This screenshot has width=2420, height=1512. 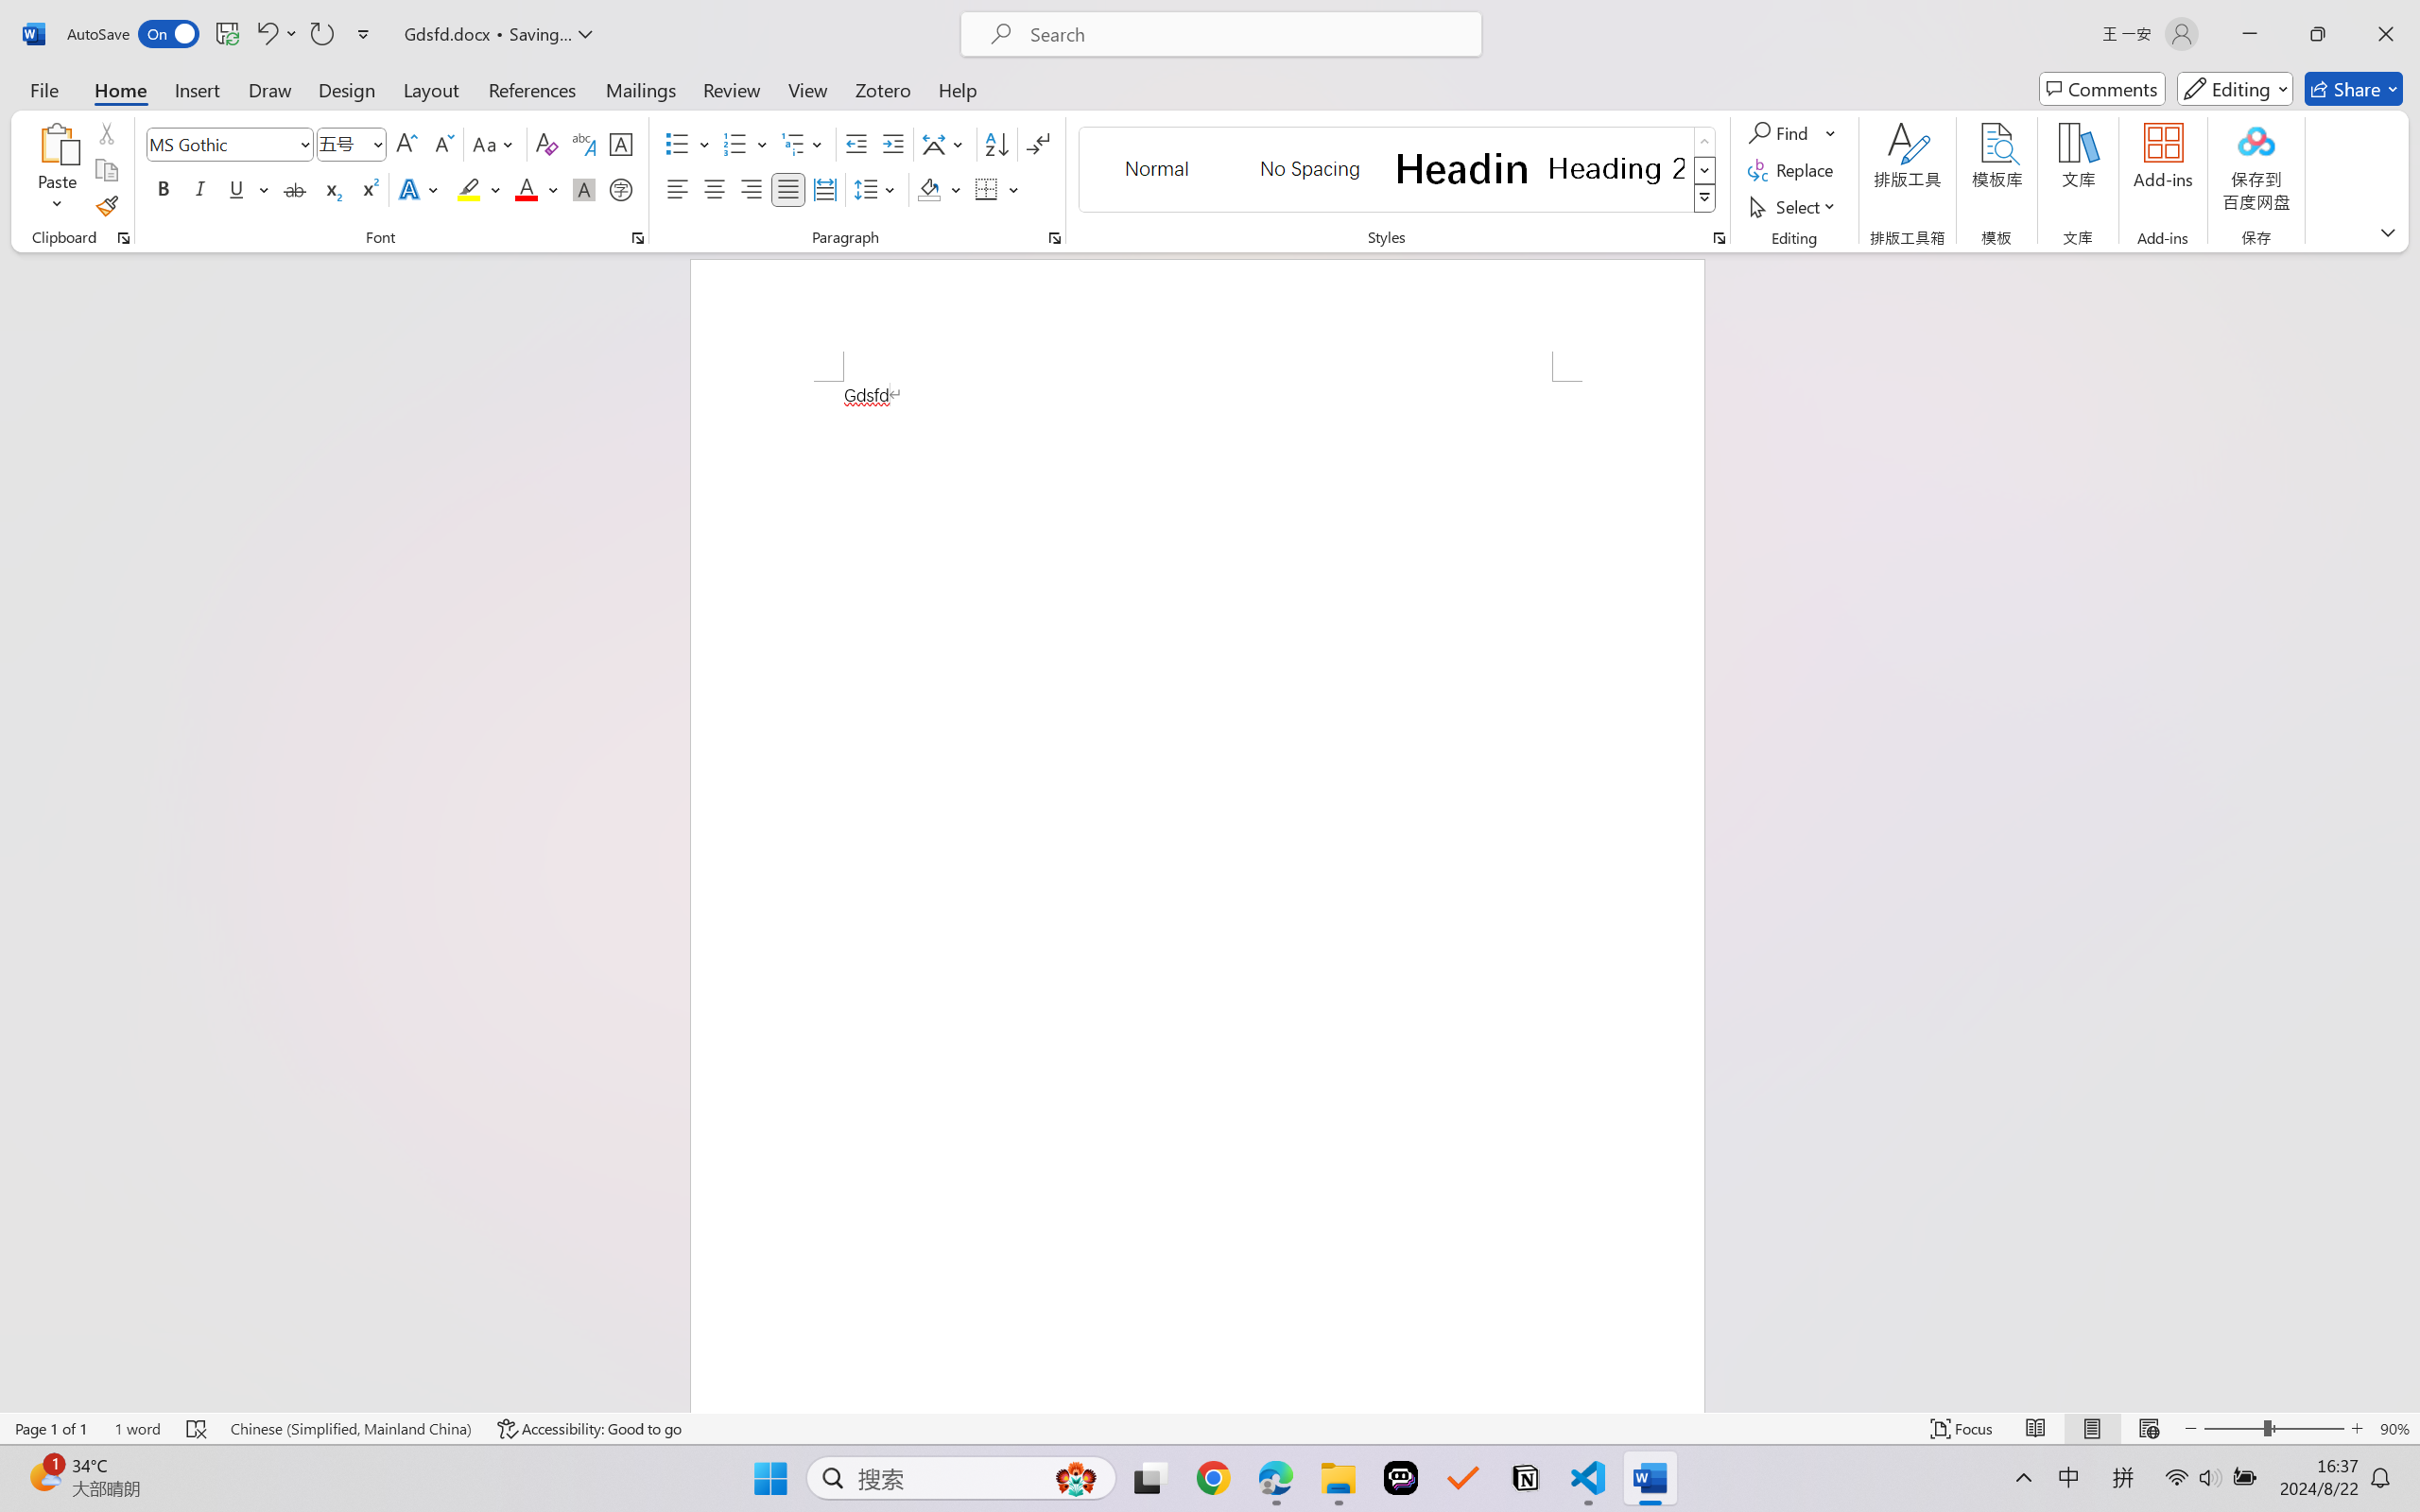 I want to click on 'Multilevel List', so click(x=804, y=144).